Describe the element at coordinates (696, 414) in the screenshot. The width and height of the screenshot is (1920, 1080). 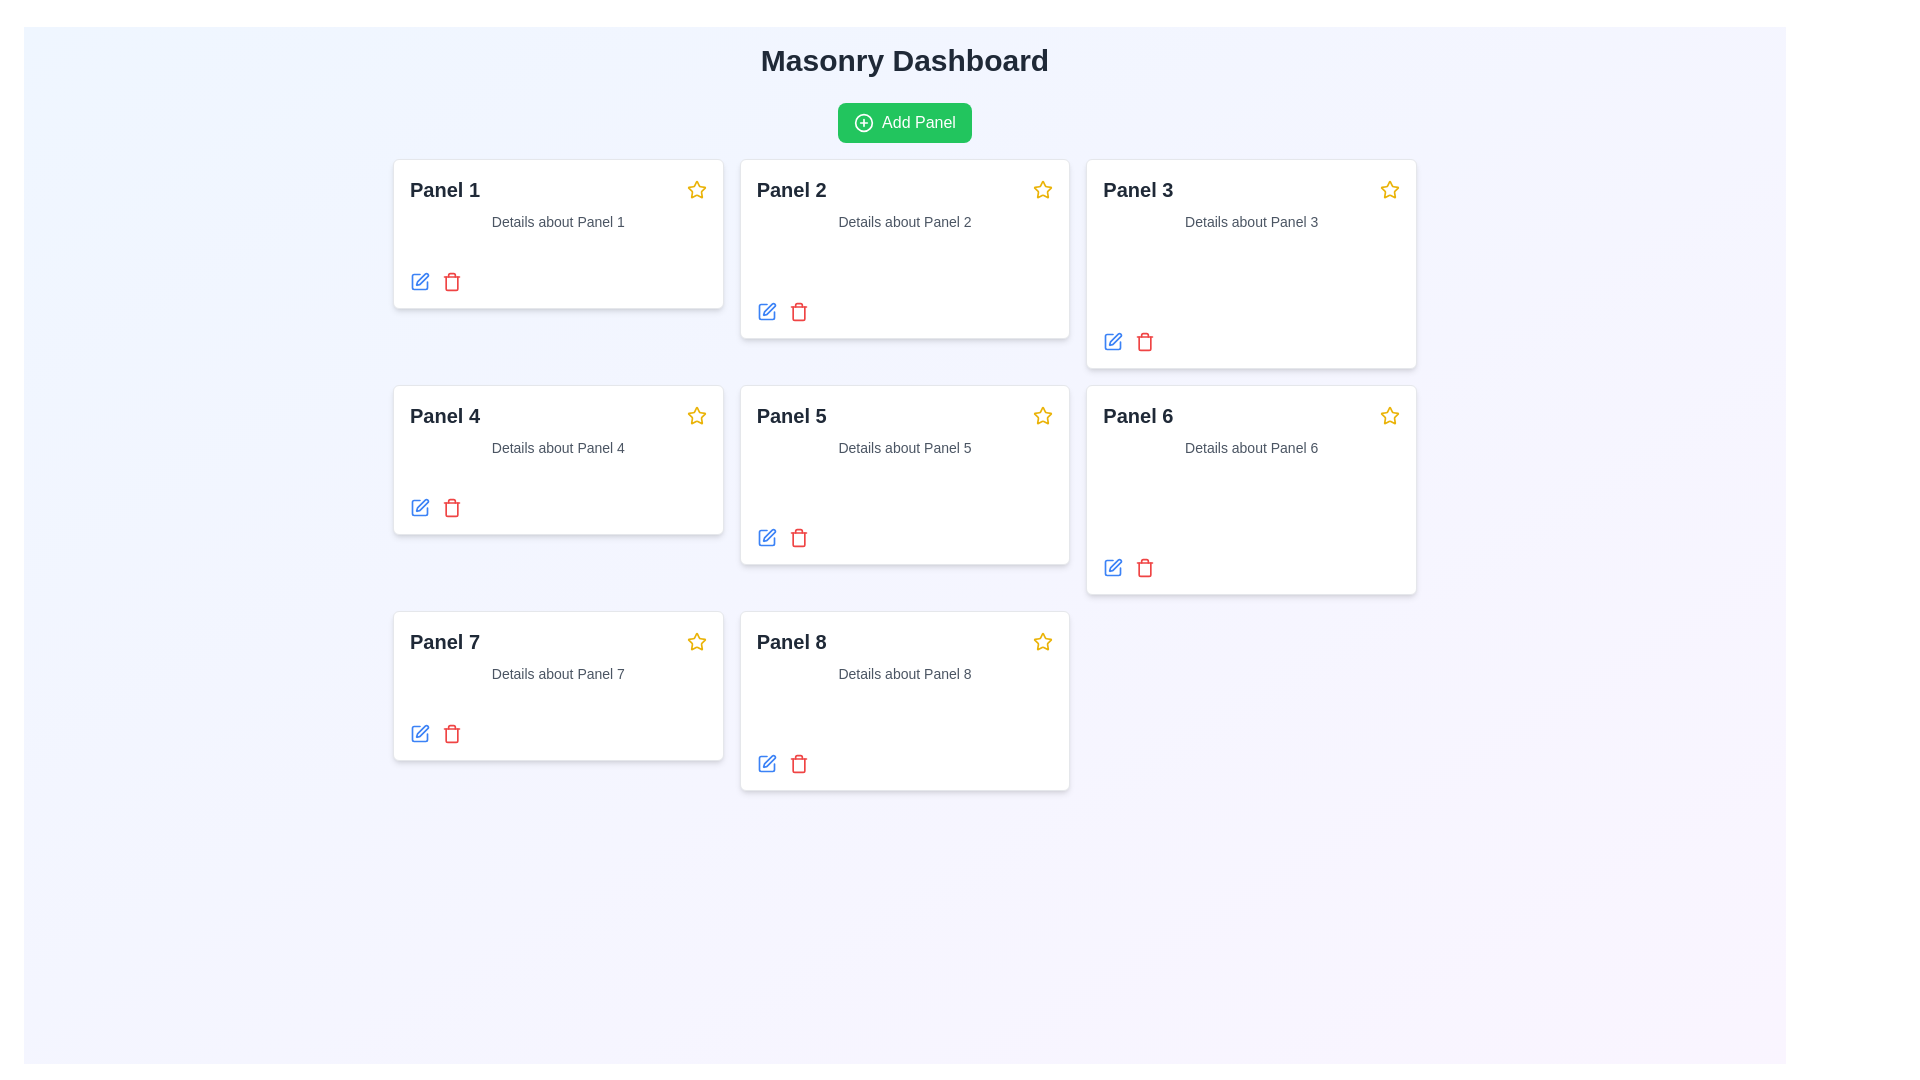
I see `the static star icon with a yellow fill and red marking located in the top-right corner of the white panel labeled 'Panel 5'` at that location.